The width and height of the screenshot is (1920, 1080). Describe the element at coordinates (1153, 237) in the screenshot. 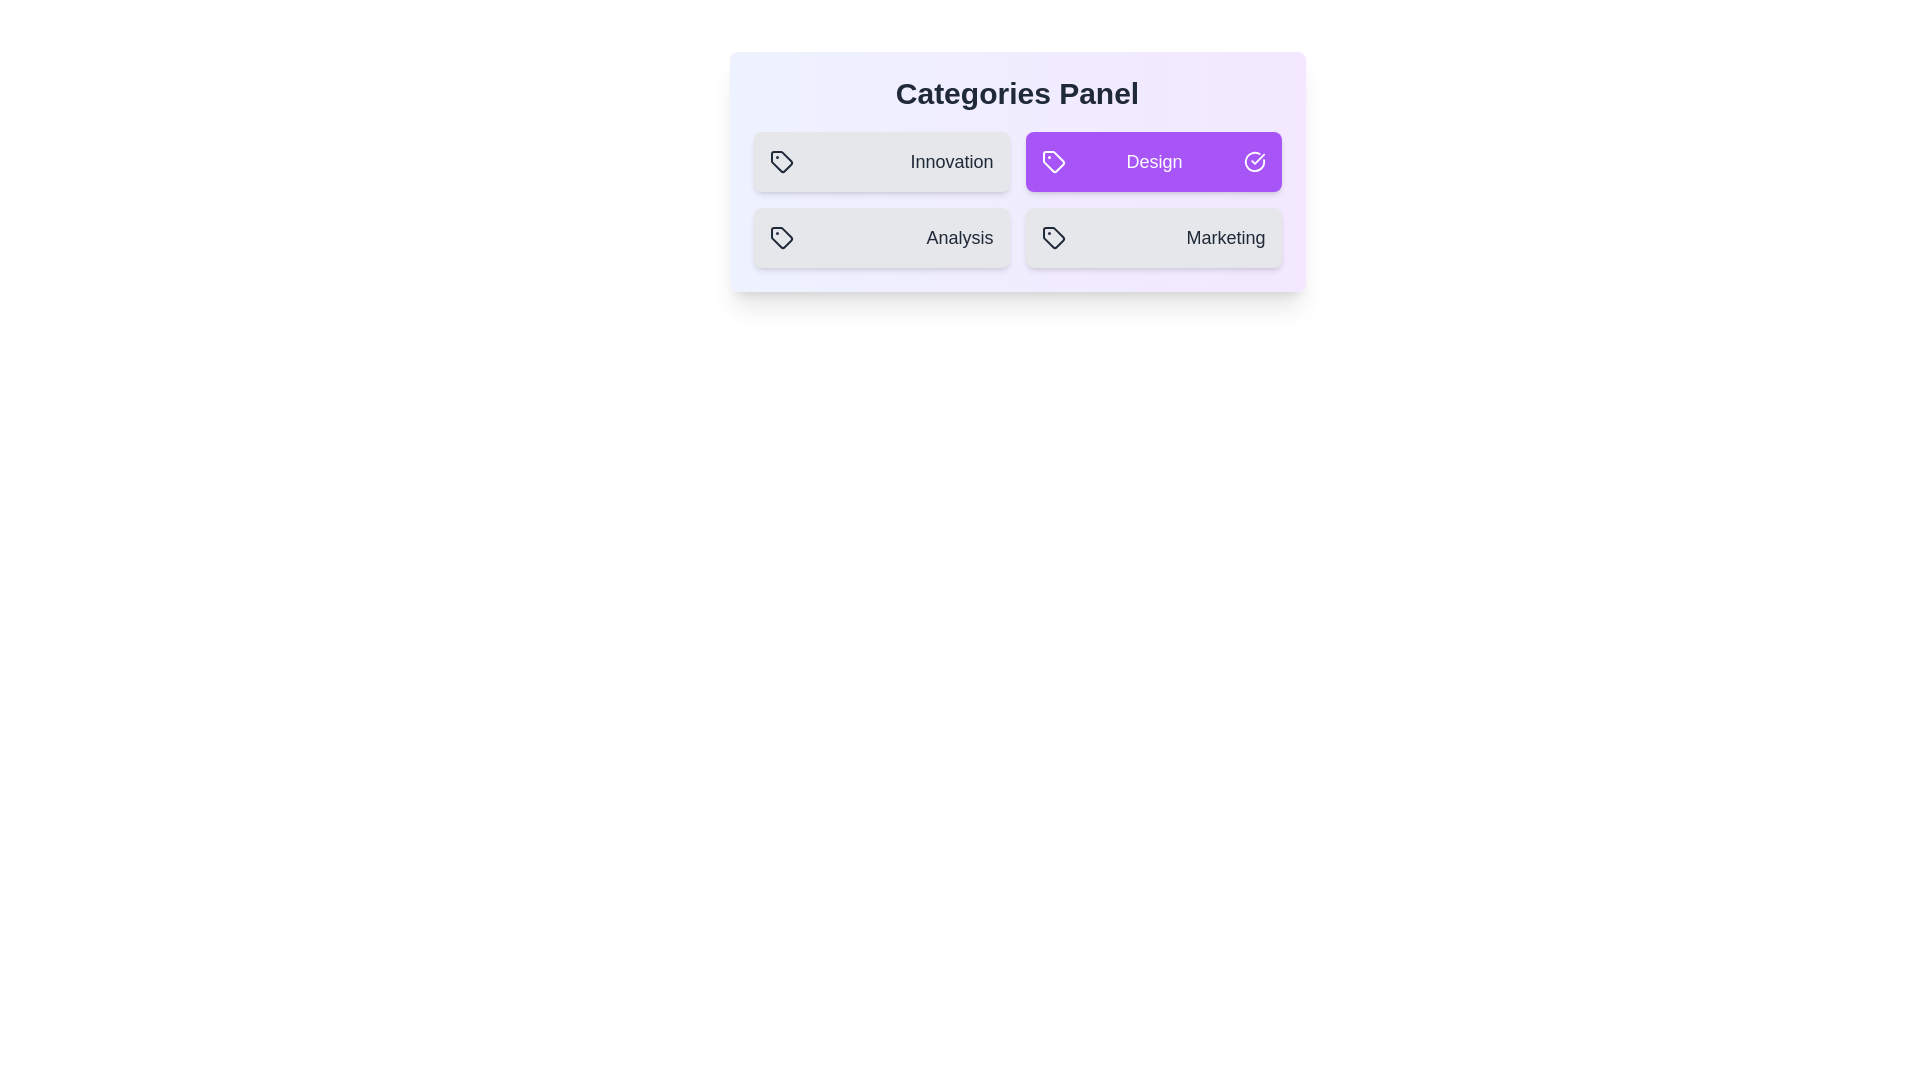

I see `the category Marketing` at that location.